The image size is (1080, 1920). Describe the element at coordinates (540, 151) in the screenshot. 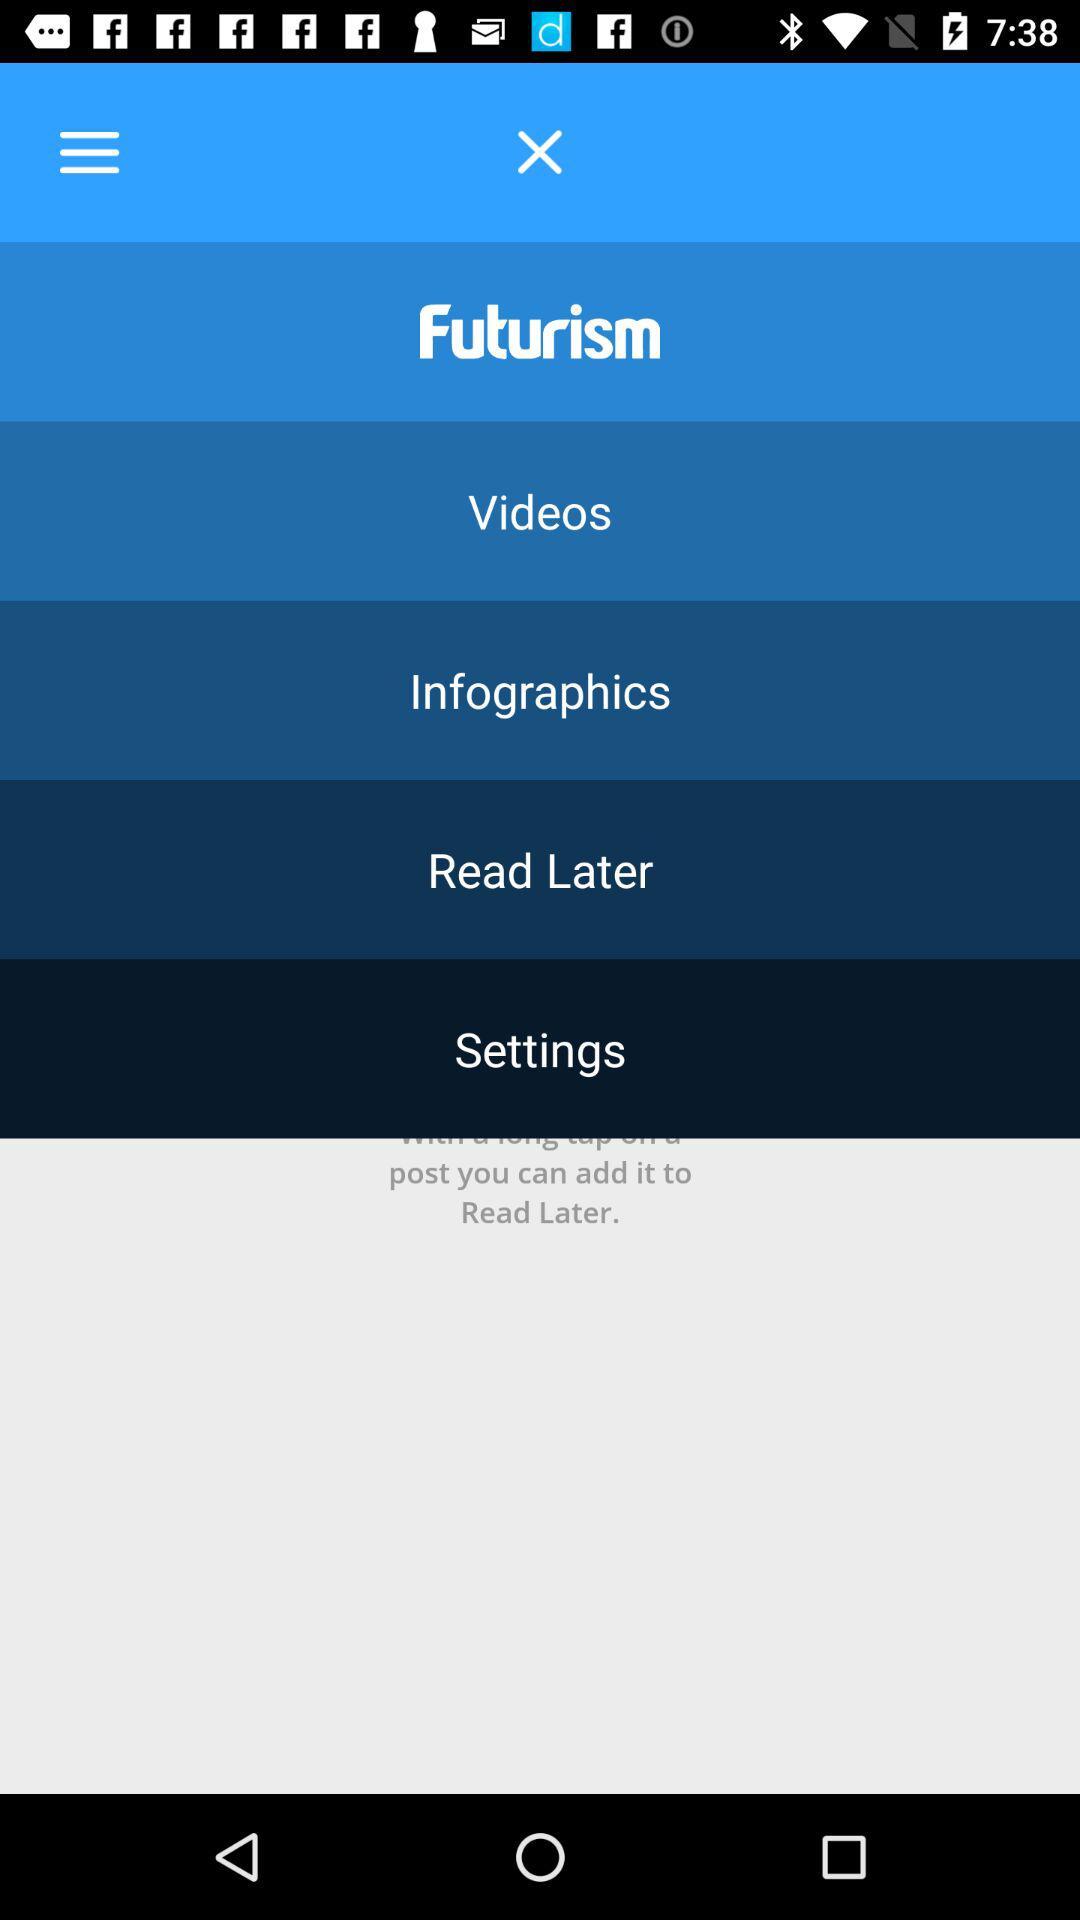

I see `the close icon` at that location.